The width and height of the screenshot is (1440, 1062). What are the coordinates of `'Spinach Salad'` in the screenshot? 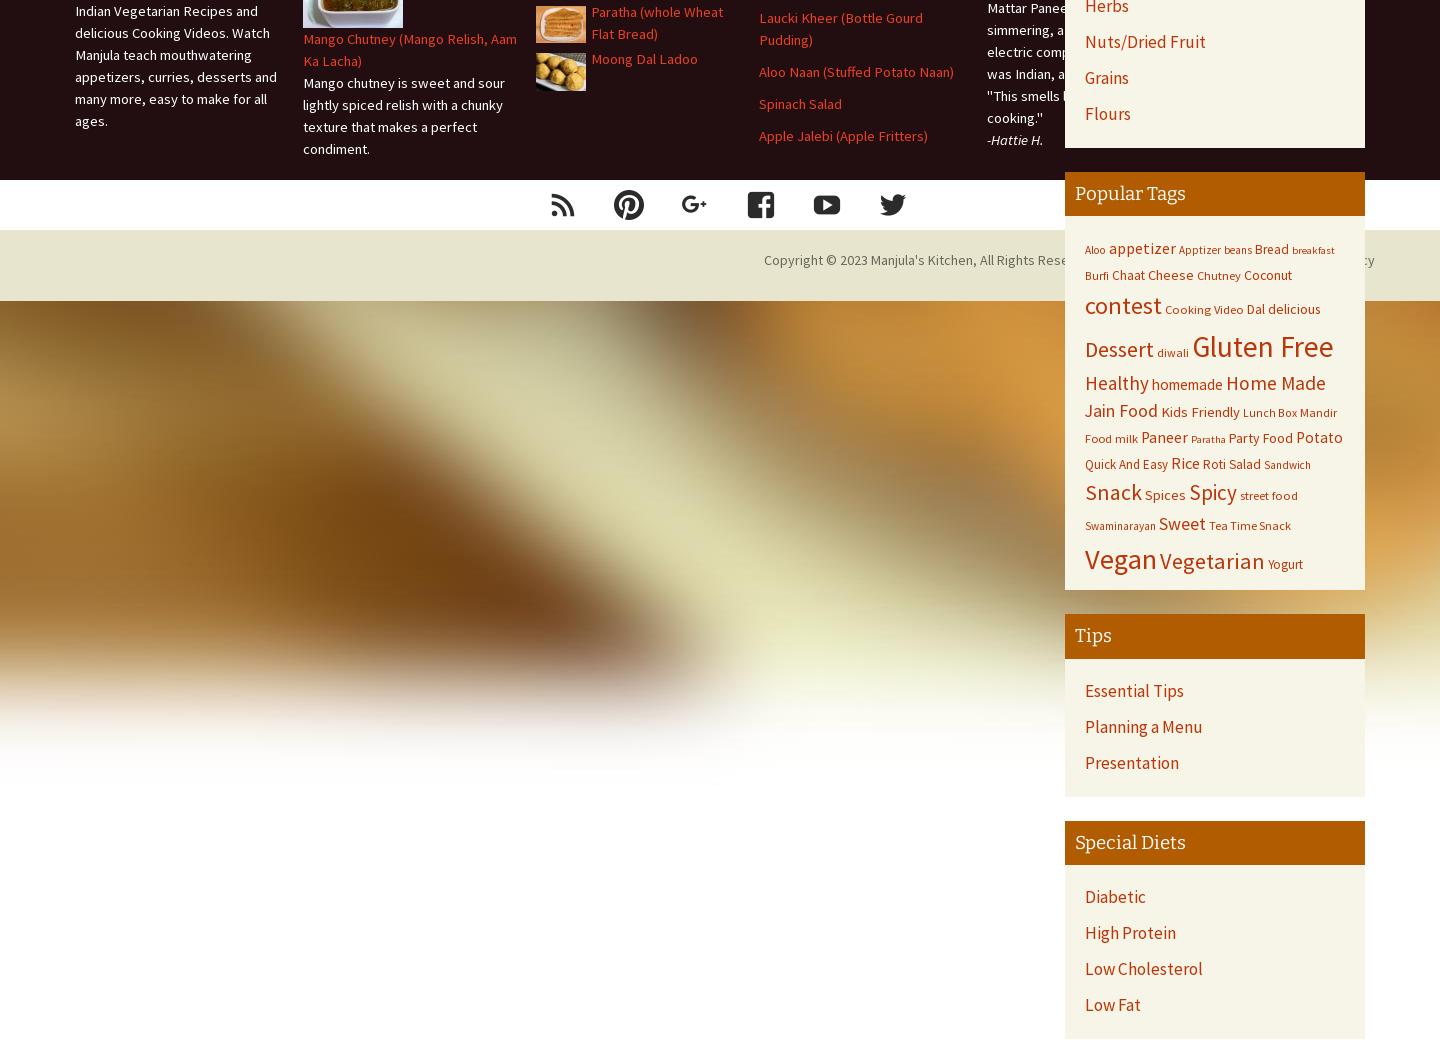 It's located at (800, 103).